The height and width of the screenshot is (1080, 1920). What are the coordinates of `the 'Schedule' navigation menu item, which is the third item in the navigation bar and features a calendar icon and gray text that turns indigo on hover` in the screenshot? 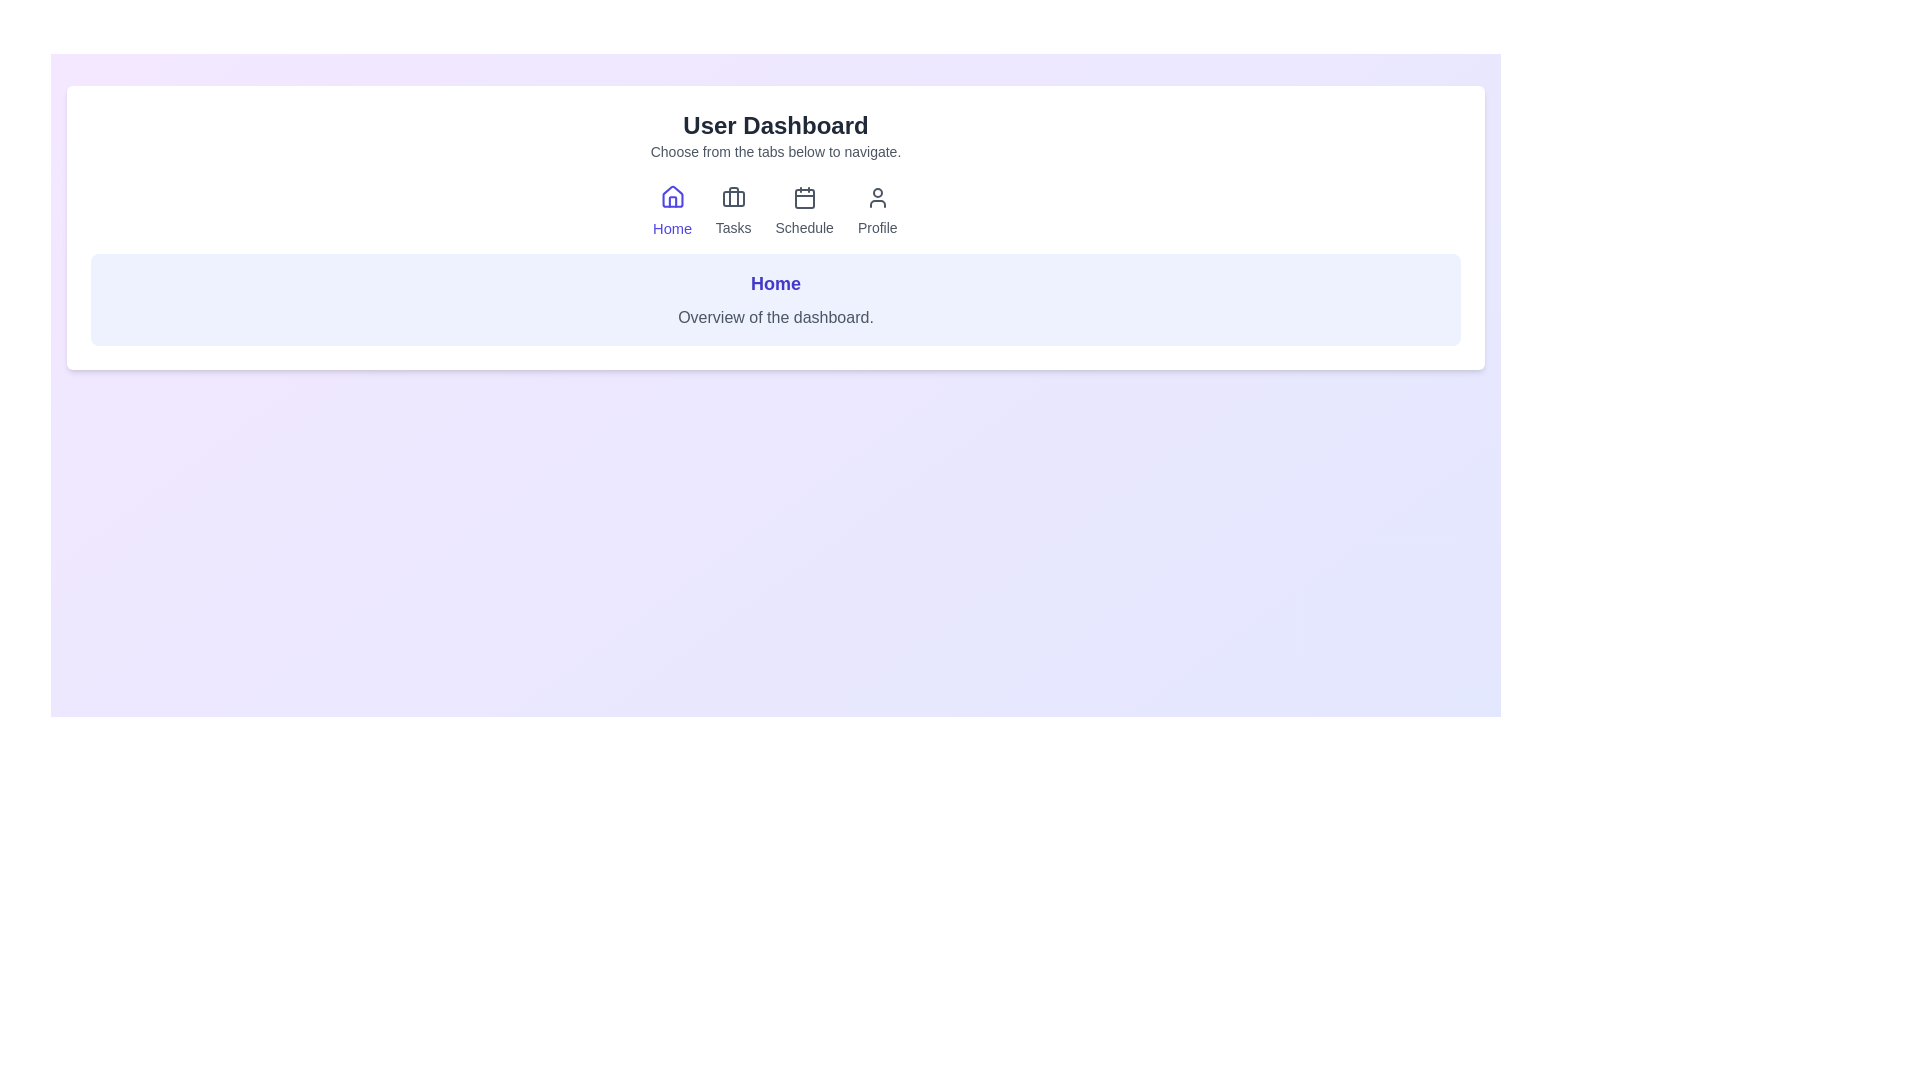 It's located at (804, 212).